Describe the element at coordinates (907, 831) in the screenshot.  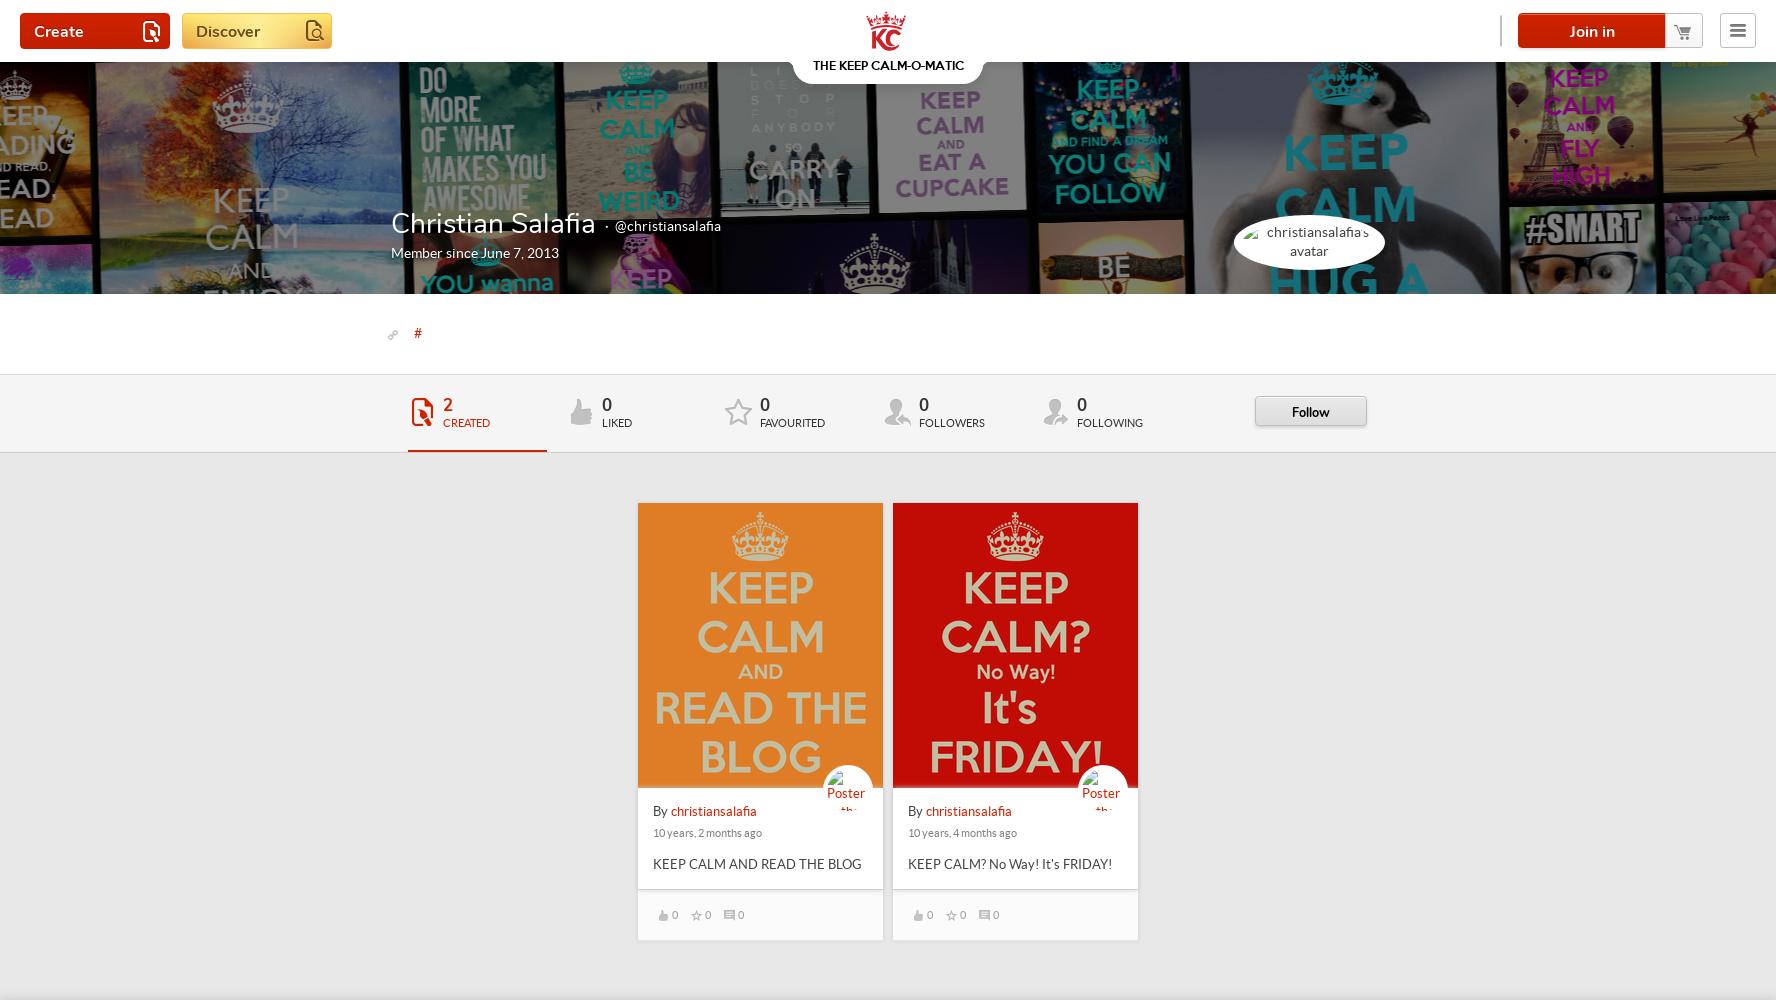
I see `'10 years, 4 months ago'` at that location.